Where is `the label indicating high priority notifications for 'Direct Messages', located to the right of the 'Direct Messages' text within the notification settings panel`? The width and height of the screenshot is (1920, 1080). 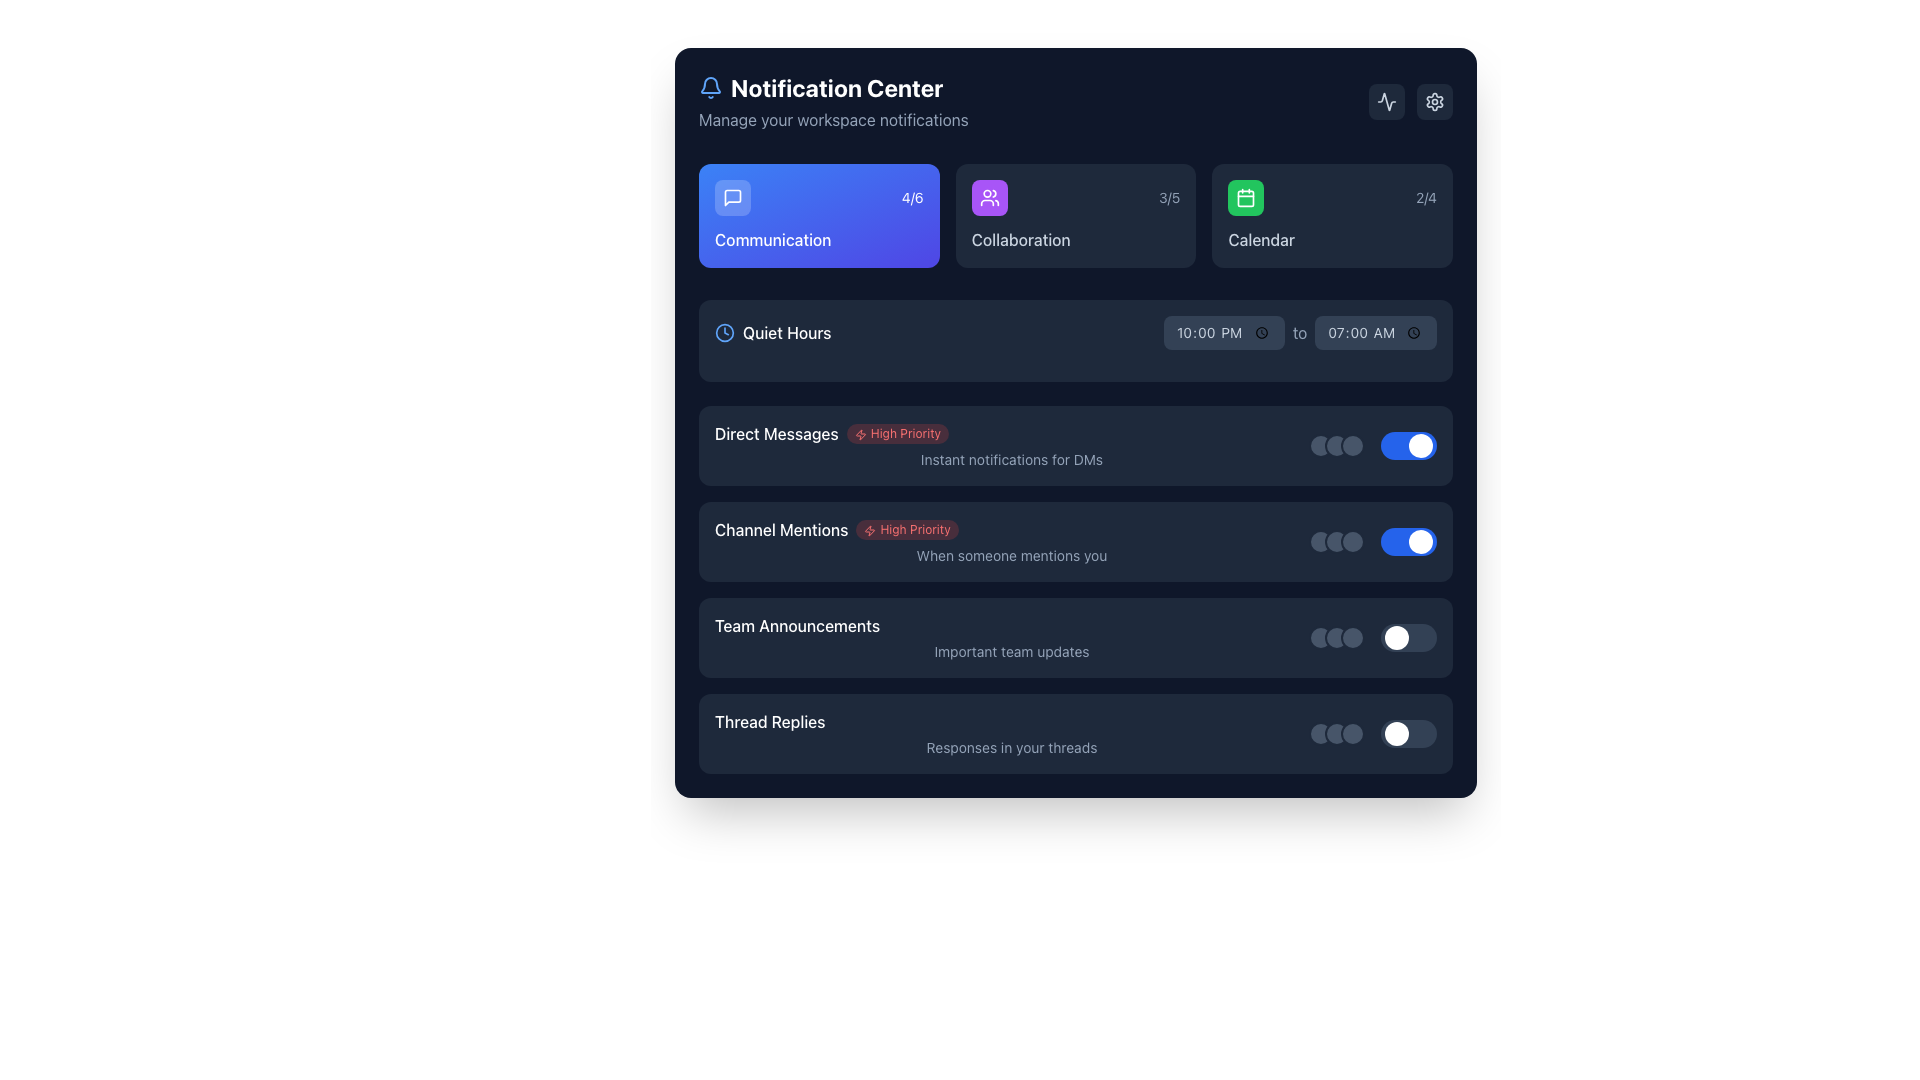
the label indicating high priority notifications for 'Direct Messages', located to the right of the 'Direct Messages' text within the notification settings panel is located at coordinates (896, 433).